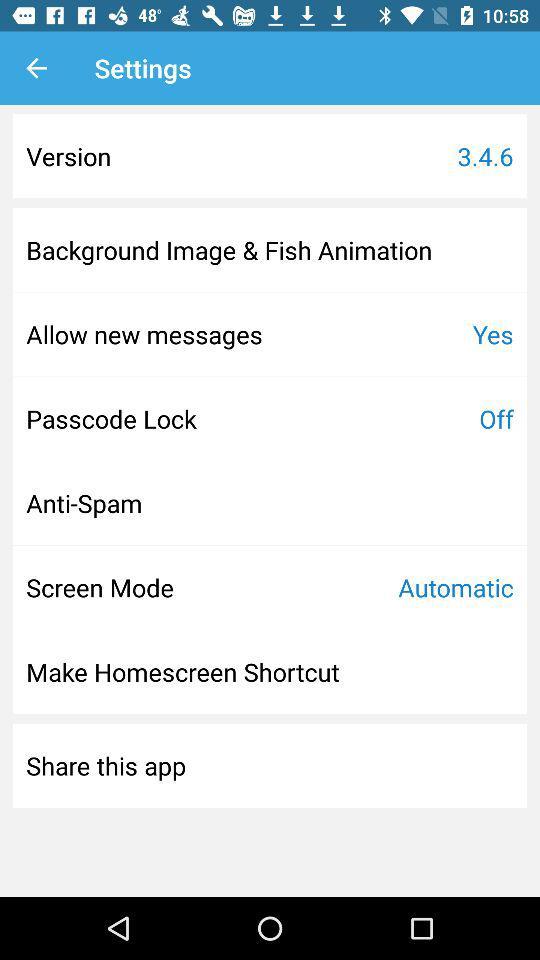 Image resolution: width=540 pixels, height=960 pixels. What do you see at coordinates (111, 417) in the screenshot?
I see `the passcode lock item` at bounding box center [111, 417].